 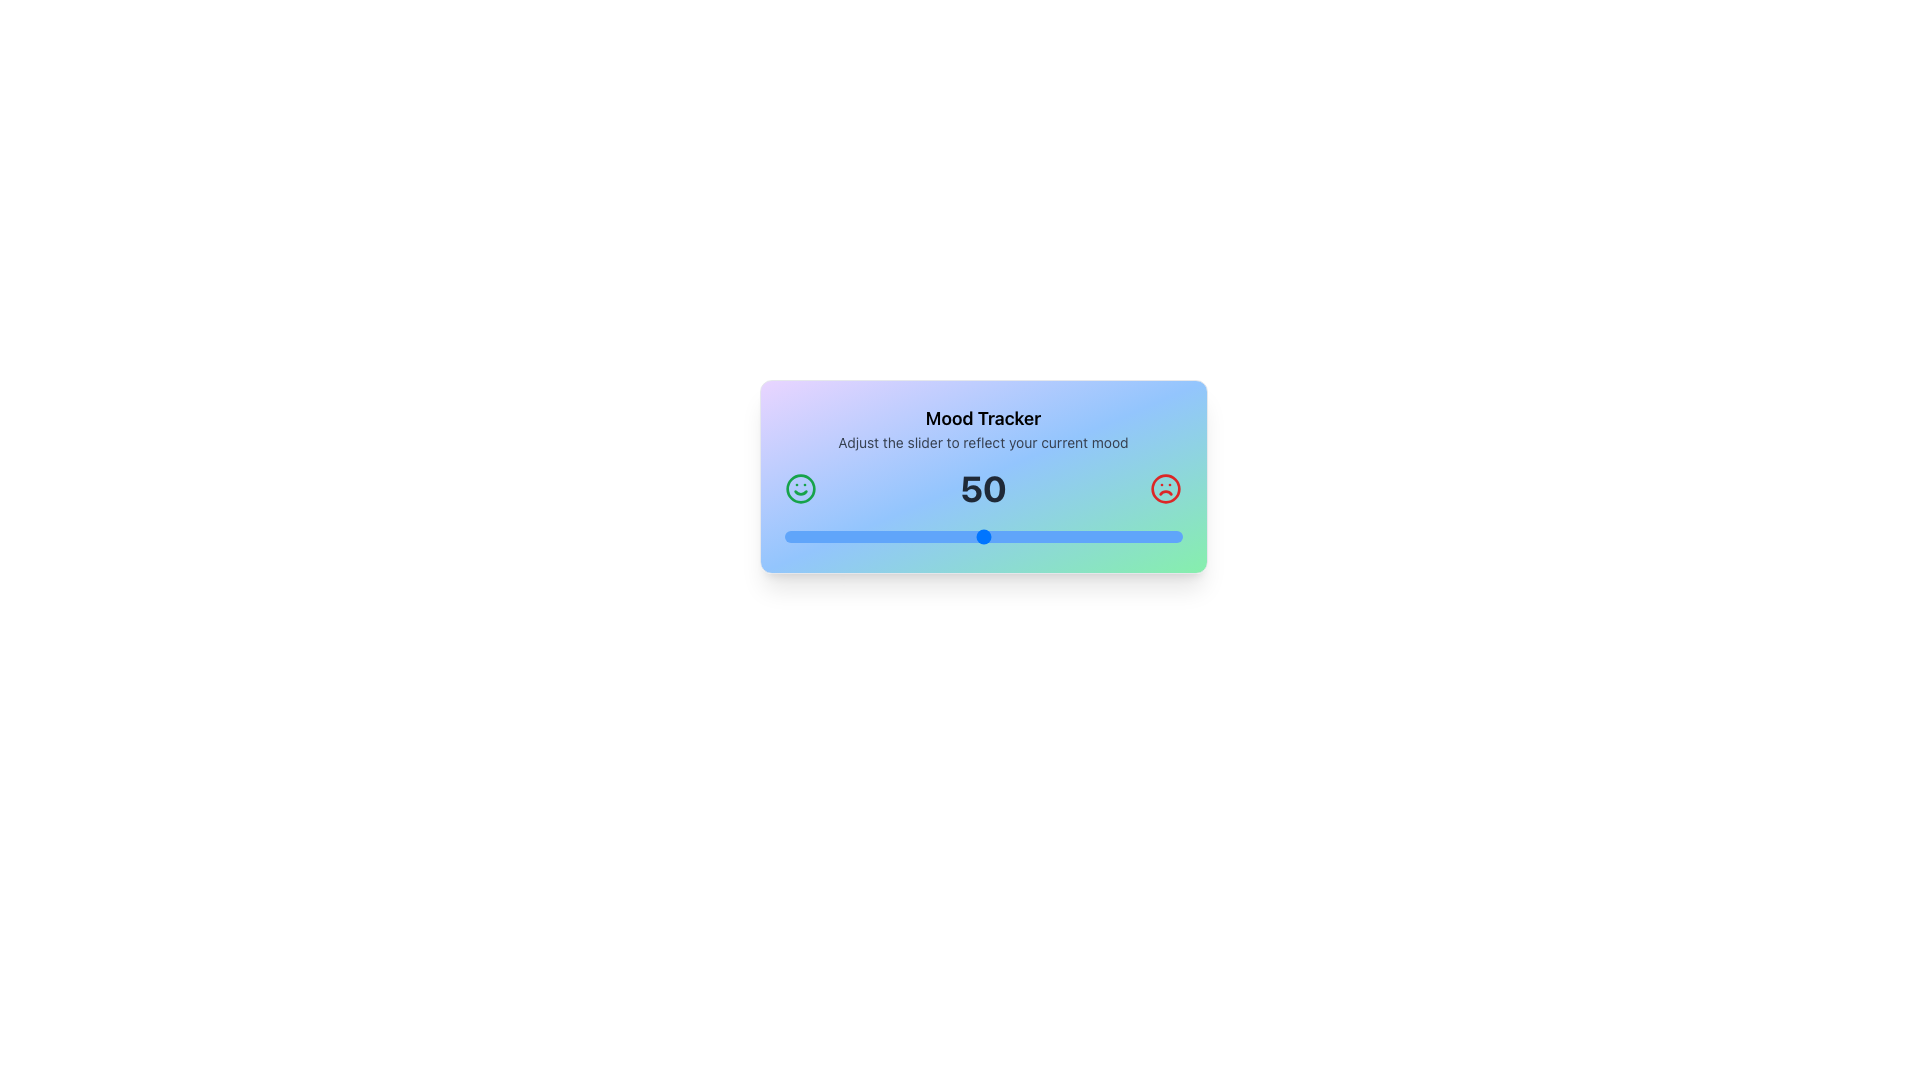 What do you see at coordinates (914, 535) in the screenshot?
I see `the mood slider value` at bounding box center [914, 535].